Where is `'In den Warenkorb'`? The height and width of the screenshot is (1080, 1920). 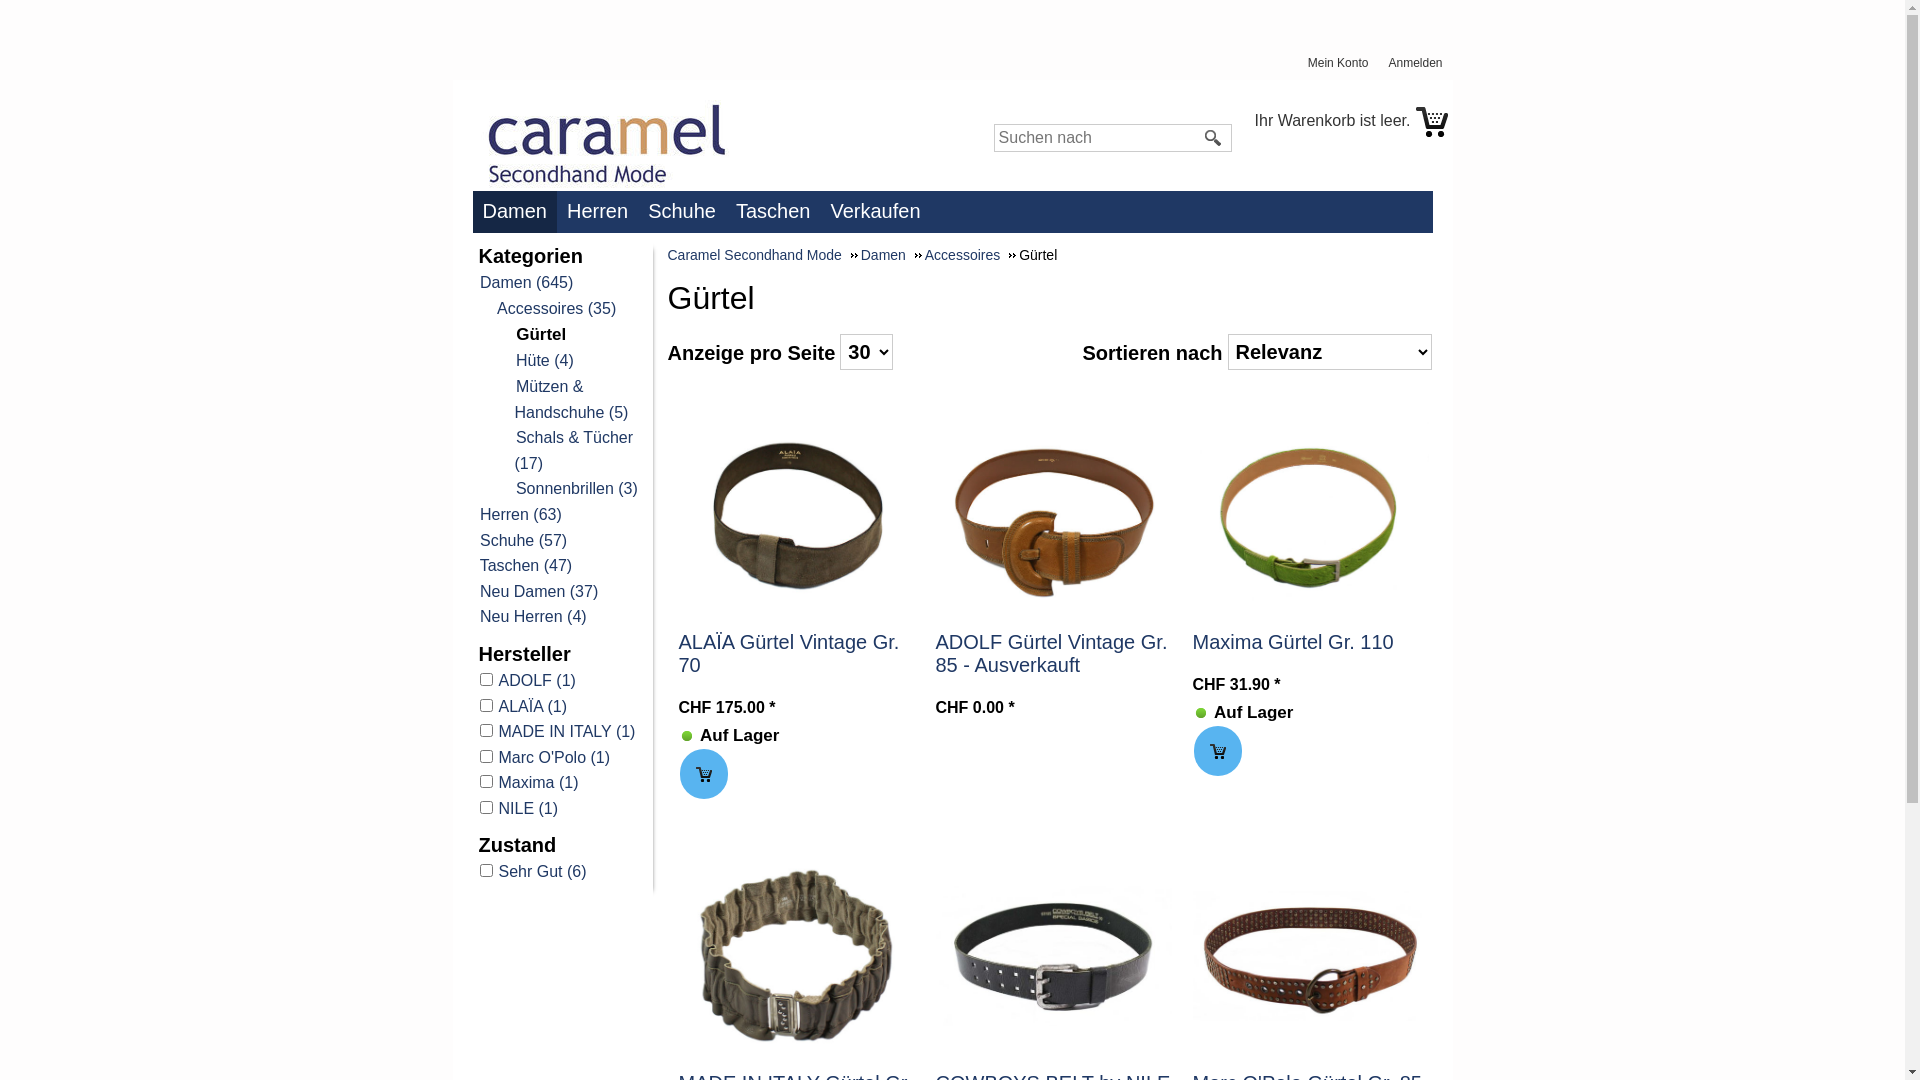 'In den Warenkorb' is located at coordinates (680, 773).